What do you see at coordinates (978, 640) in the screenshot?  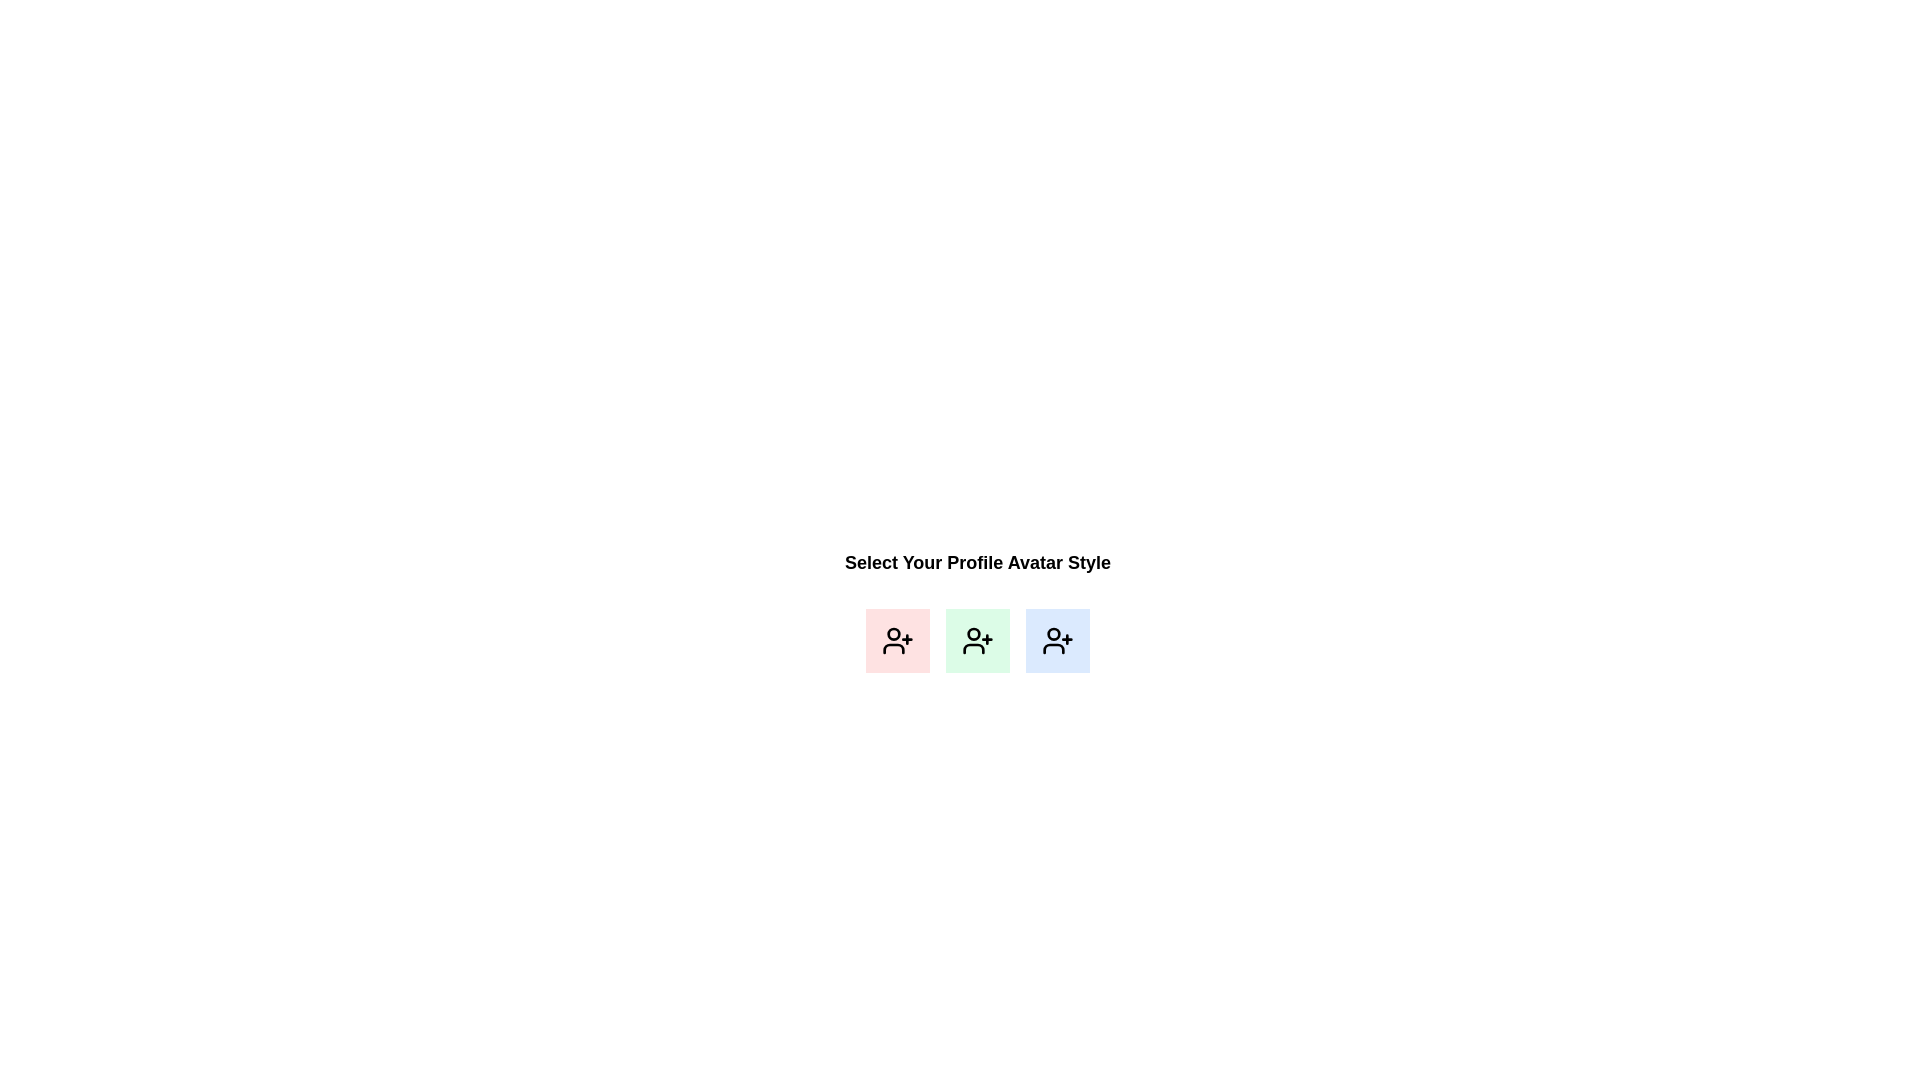 I see `the user figure icon with a '+' sign on the green square button in the middle of three buttons` at bounding box center [978, 640].